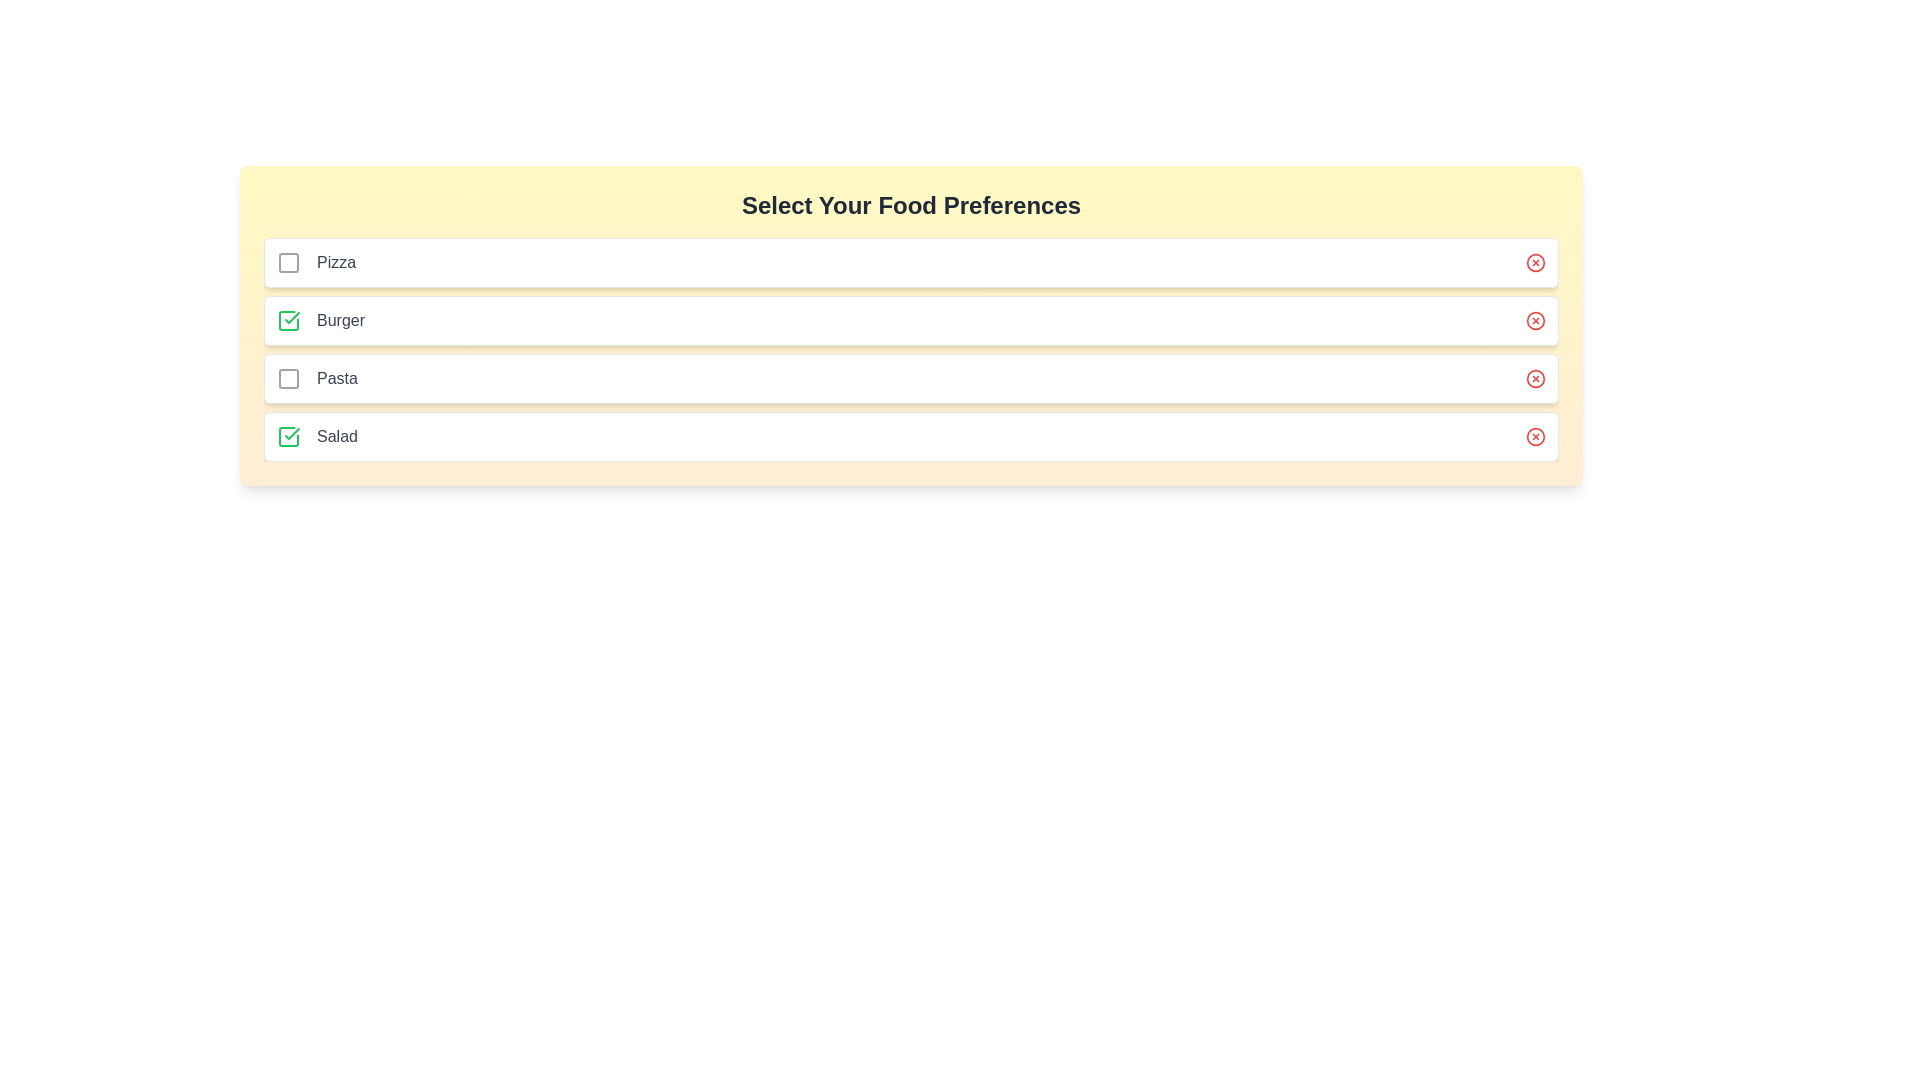  What do you see at coordinates (1535, 435) in the screenshot?
I see `the button that removes or deselects the 'Salad' item from the preferences list, located at the far right endpoint of the row corresponding to 'Salad'` at bounding box center [1535, 435].